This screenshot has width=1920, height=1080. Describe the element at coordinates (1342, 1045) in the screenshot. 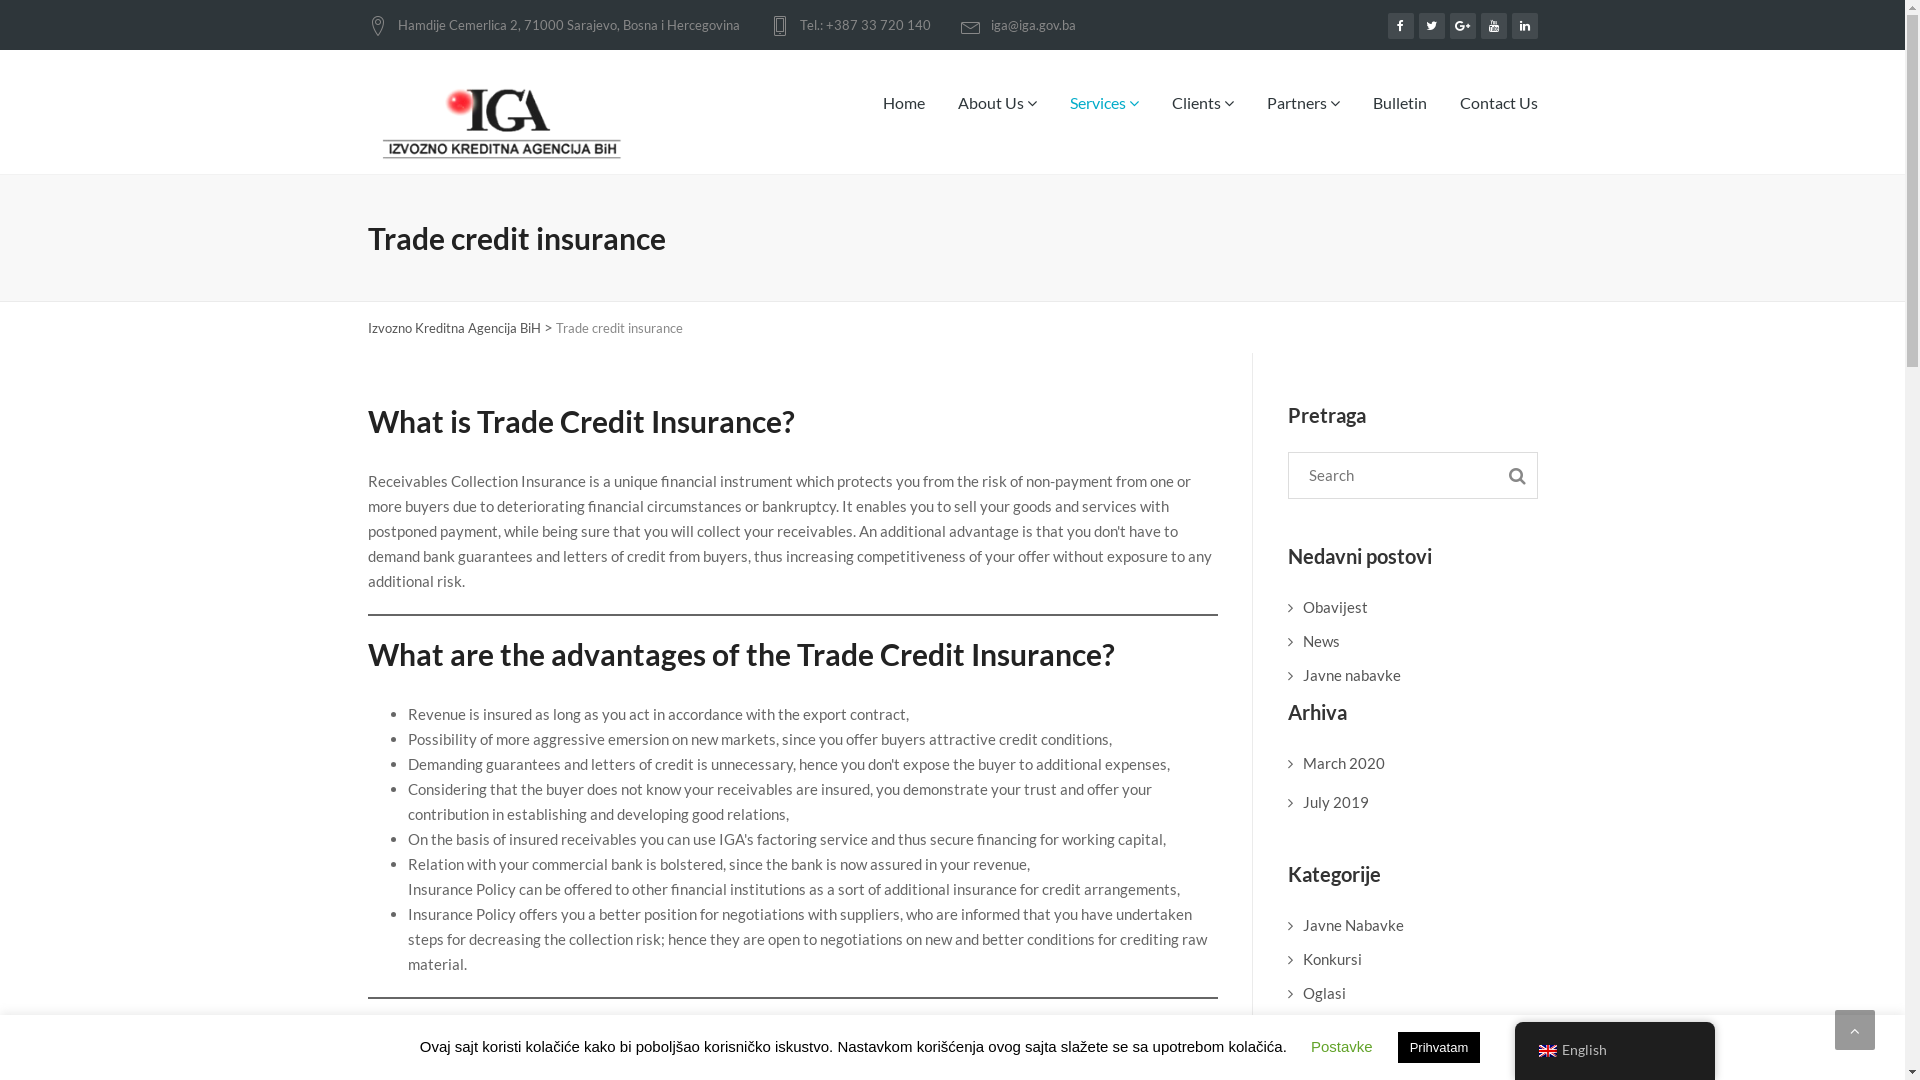

I see `'Postavke'` at that location.